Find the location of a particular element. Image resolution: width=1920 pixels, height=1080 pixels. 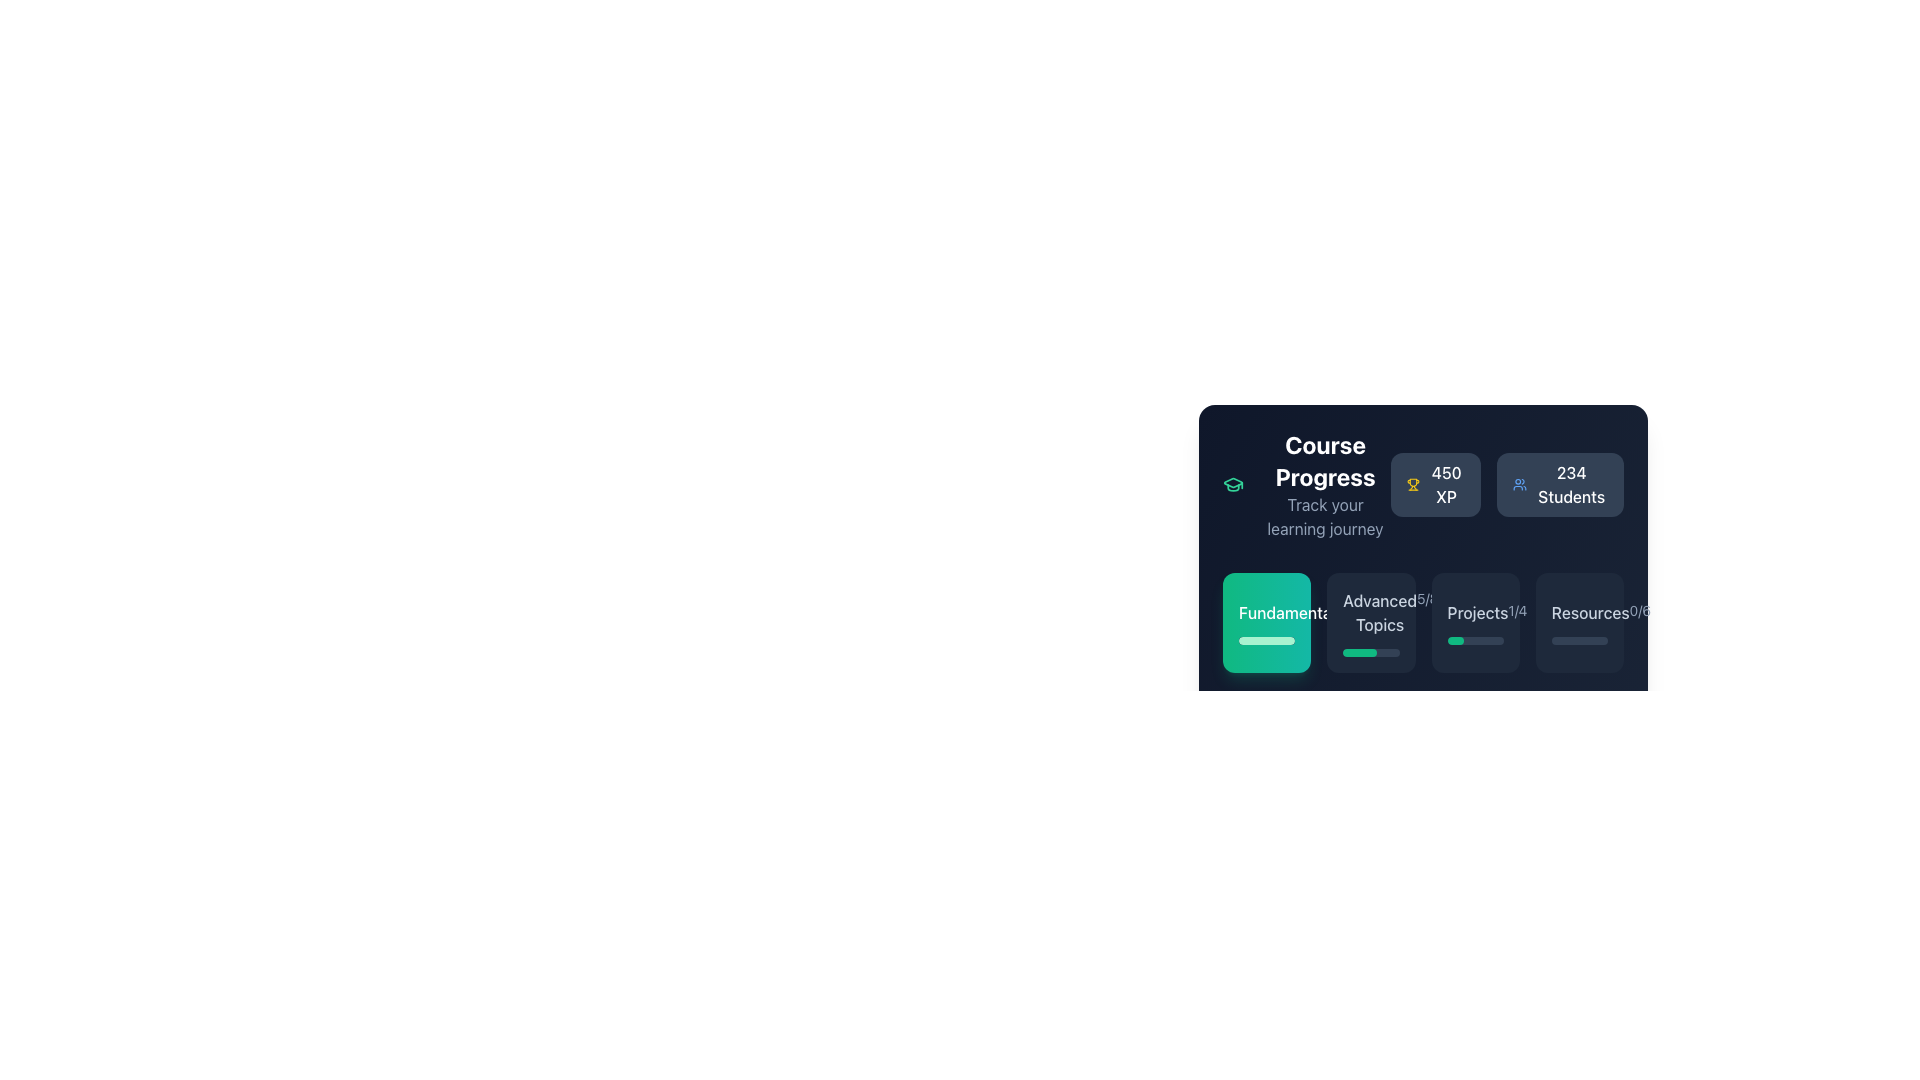

the full progress bar located within the 'Fundamentals' card, which is styled with a slate-colored background and a green progress fill, indicating full completion is located at coordinates (1266, 640).